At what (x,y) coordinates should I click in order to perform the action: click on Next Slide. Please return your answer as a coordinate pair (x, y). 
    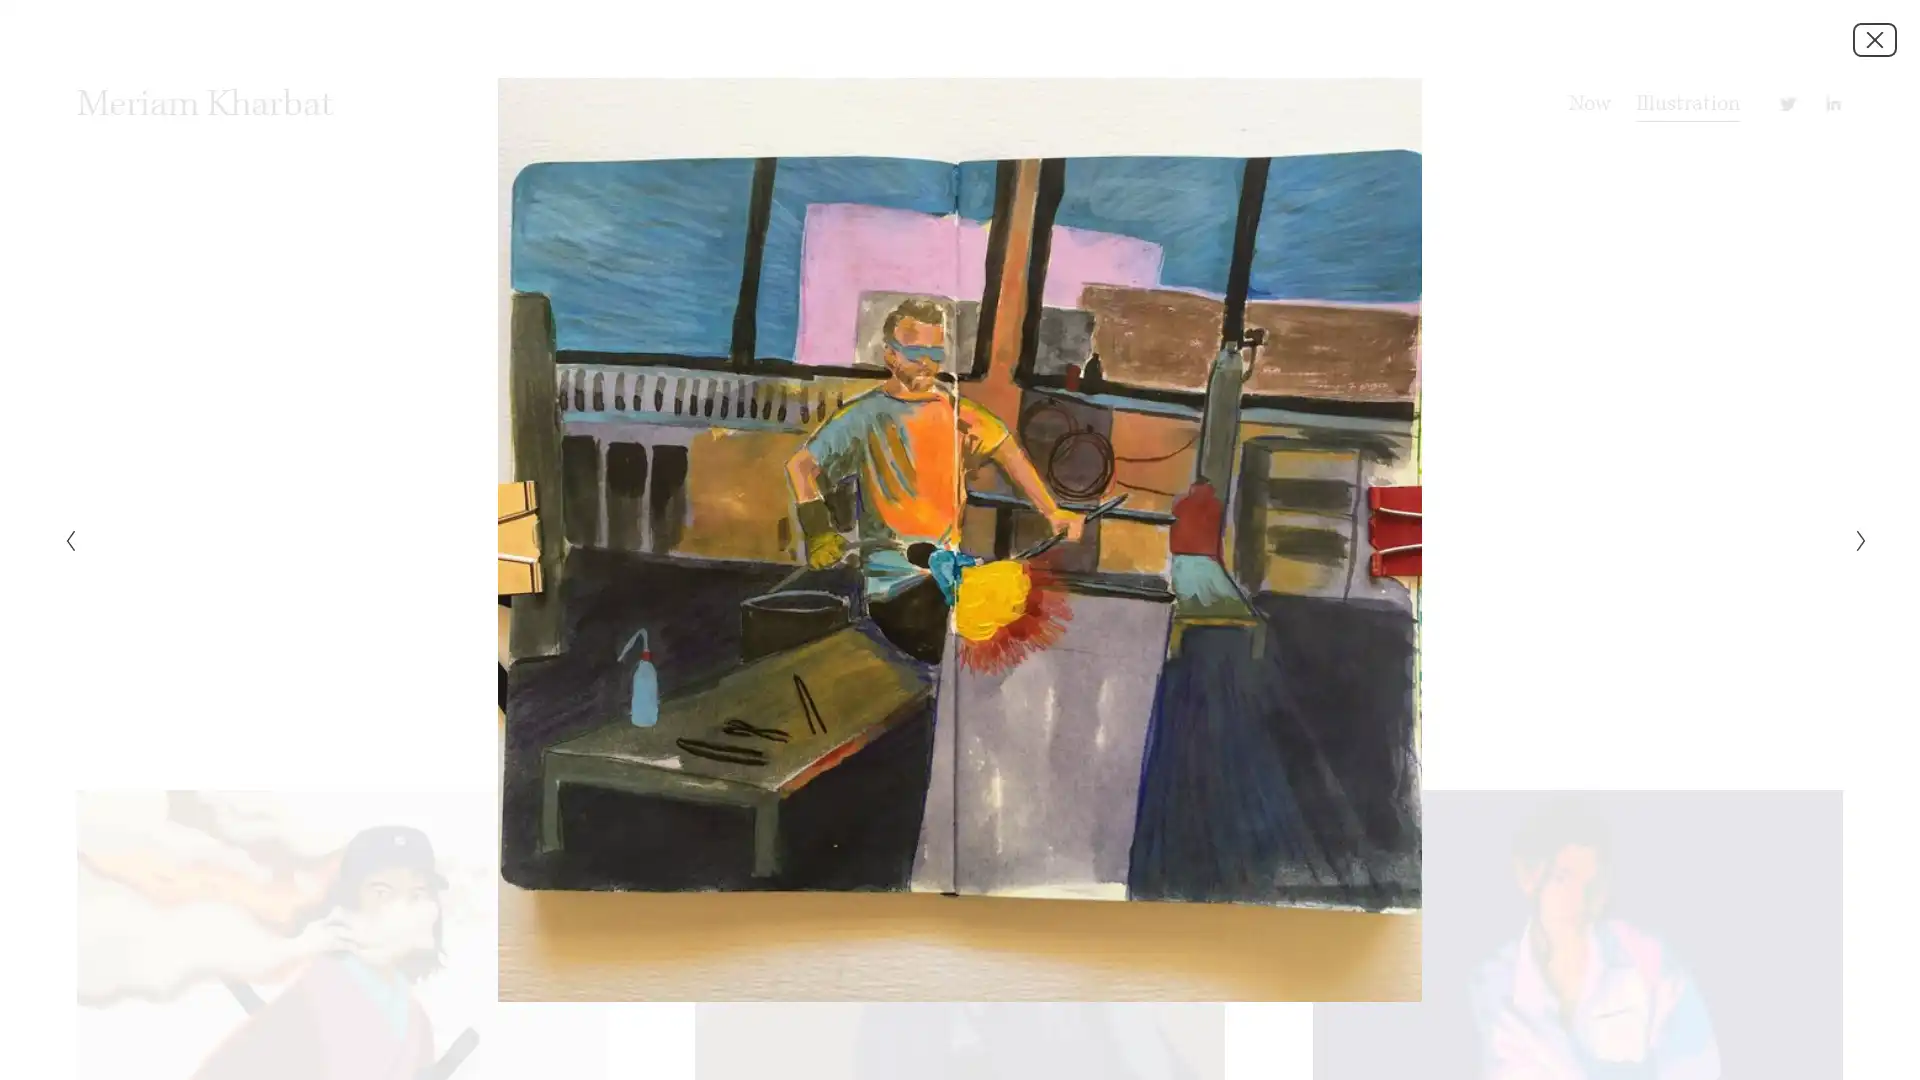
    Looking at the image, I should click on (1854, 540).